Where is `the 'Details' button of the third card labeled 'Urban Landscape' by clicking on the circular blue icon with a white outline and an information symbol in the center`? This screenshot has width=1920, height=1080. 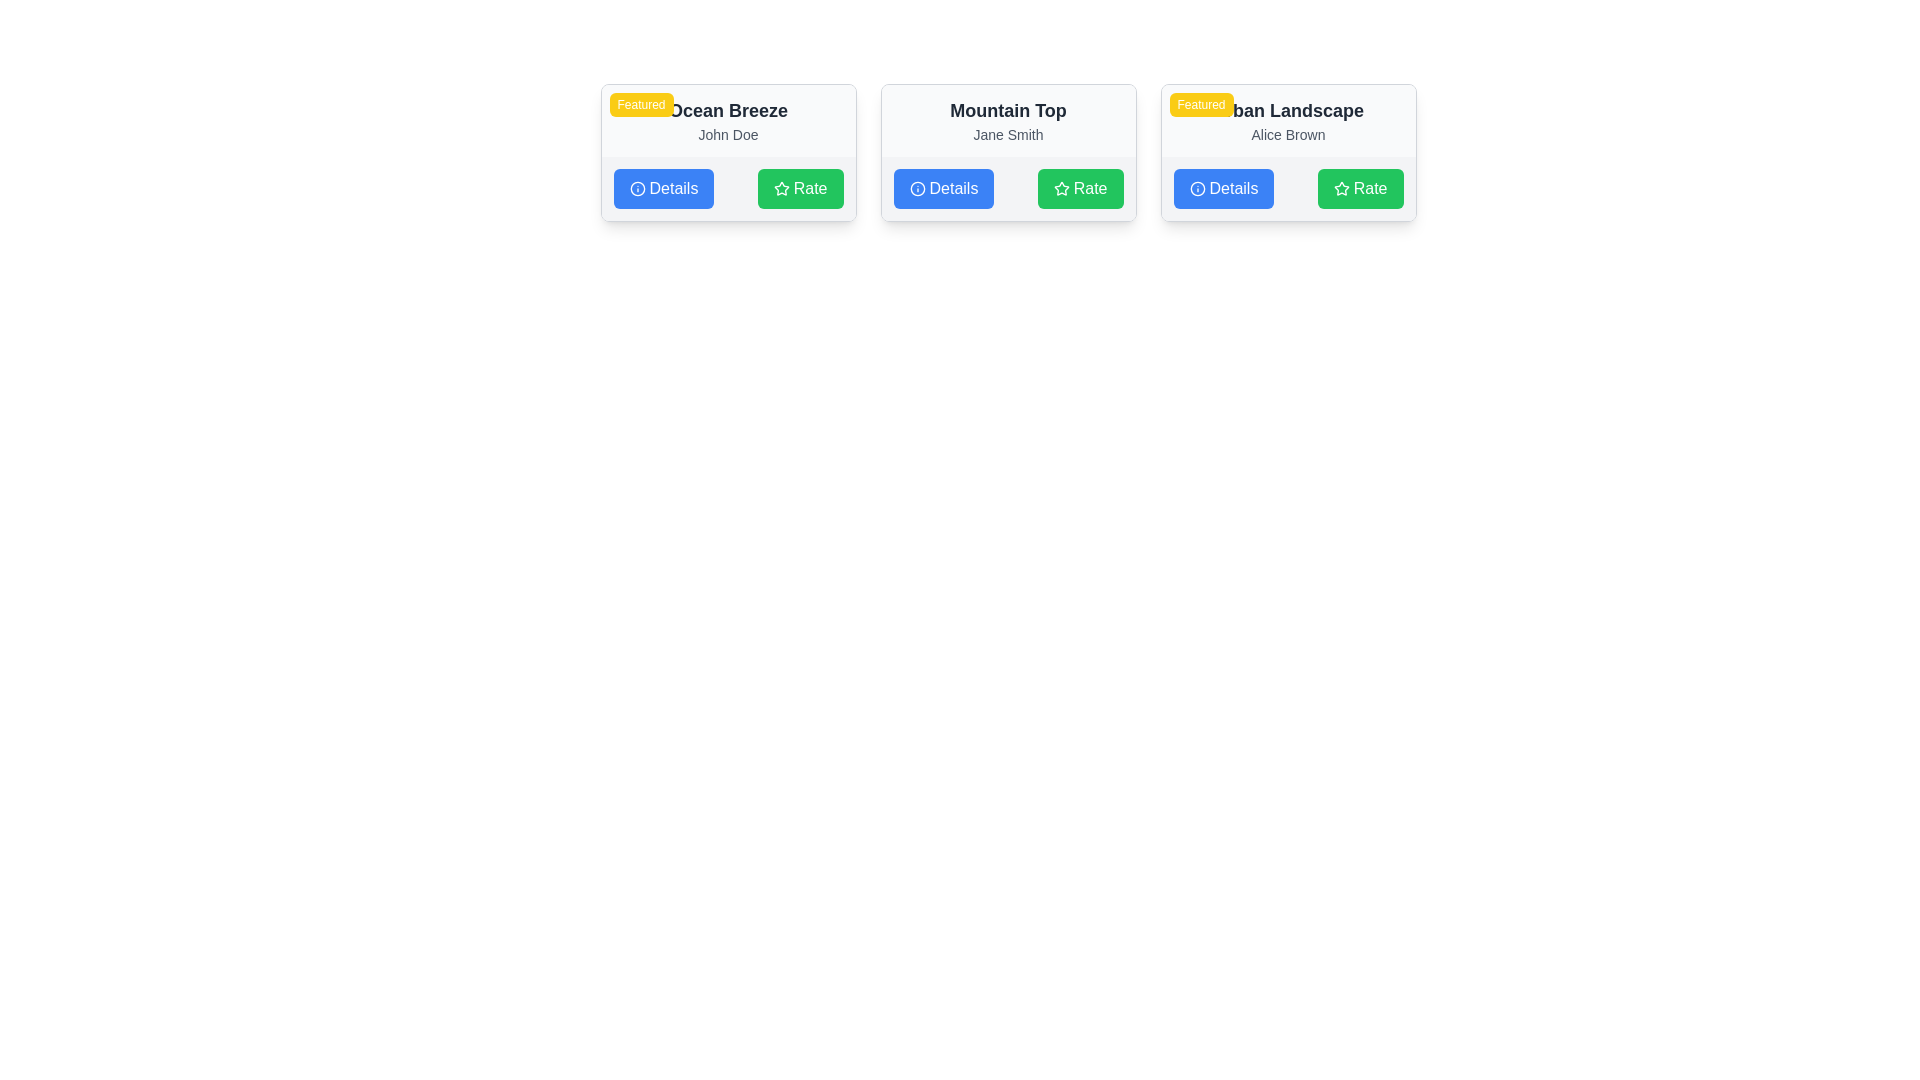 the 'Details' button of the third card labeled 'Urban Landscape' by clicking on the circular blue icon with a white outline and an information symbol in the center is located at coordinates (1197, 189).